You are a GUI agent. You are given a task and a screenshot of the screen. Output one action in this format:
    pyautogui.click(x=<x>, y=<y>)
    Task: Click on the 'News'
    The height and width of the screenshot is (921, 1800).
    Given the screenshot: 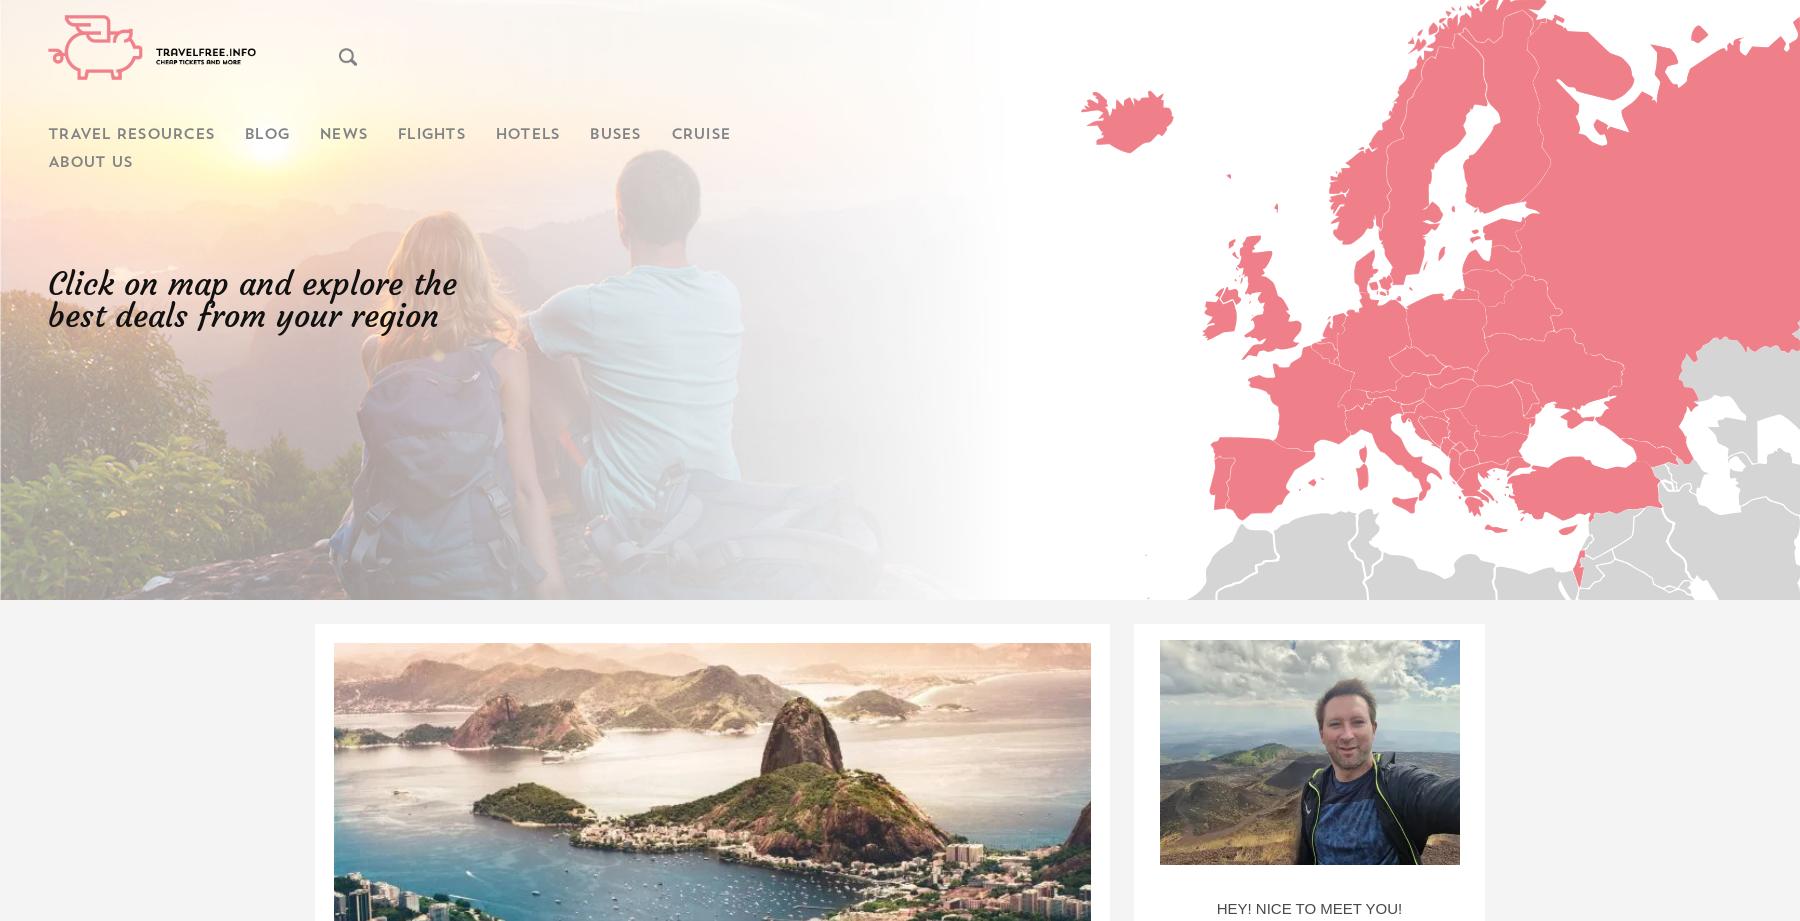 What is the action you would take?
    pyautogui.click(x=343, y=135)
    